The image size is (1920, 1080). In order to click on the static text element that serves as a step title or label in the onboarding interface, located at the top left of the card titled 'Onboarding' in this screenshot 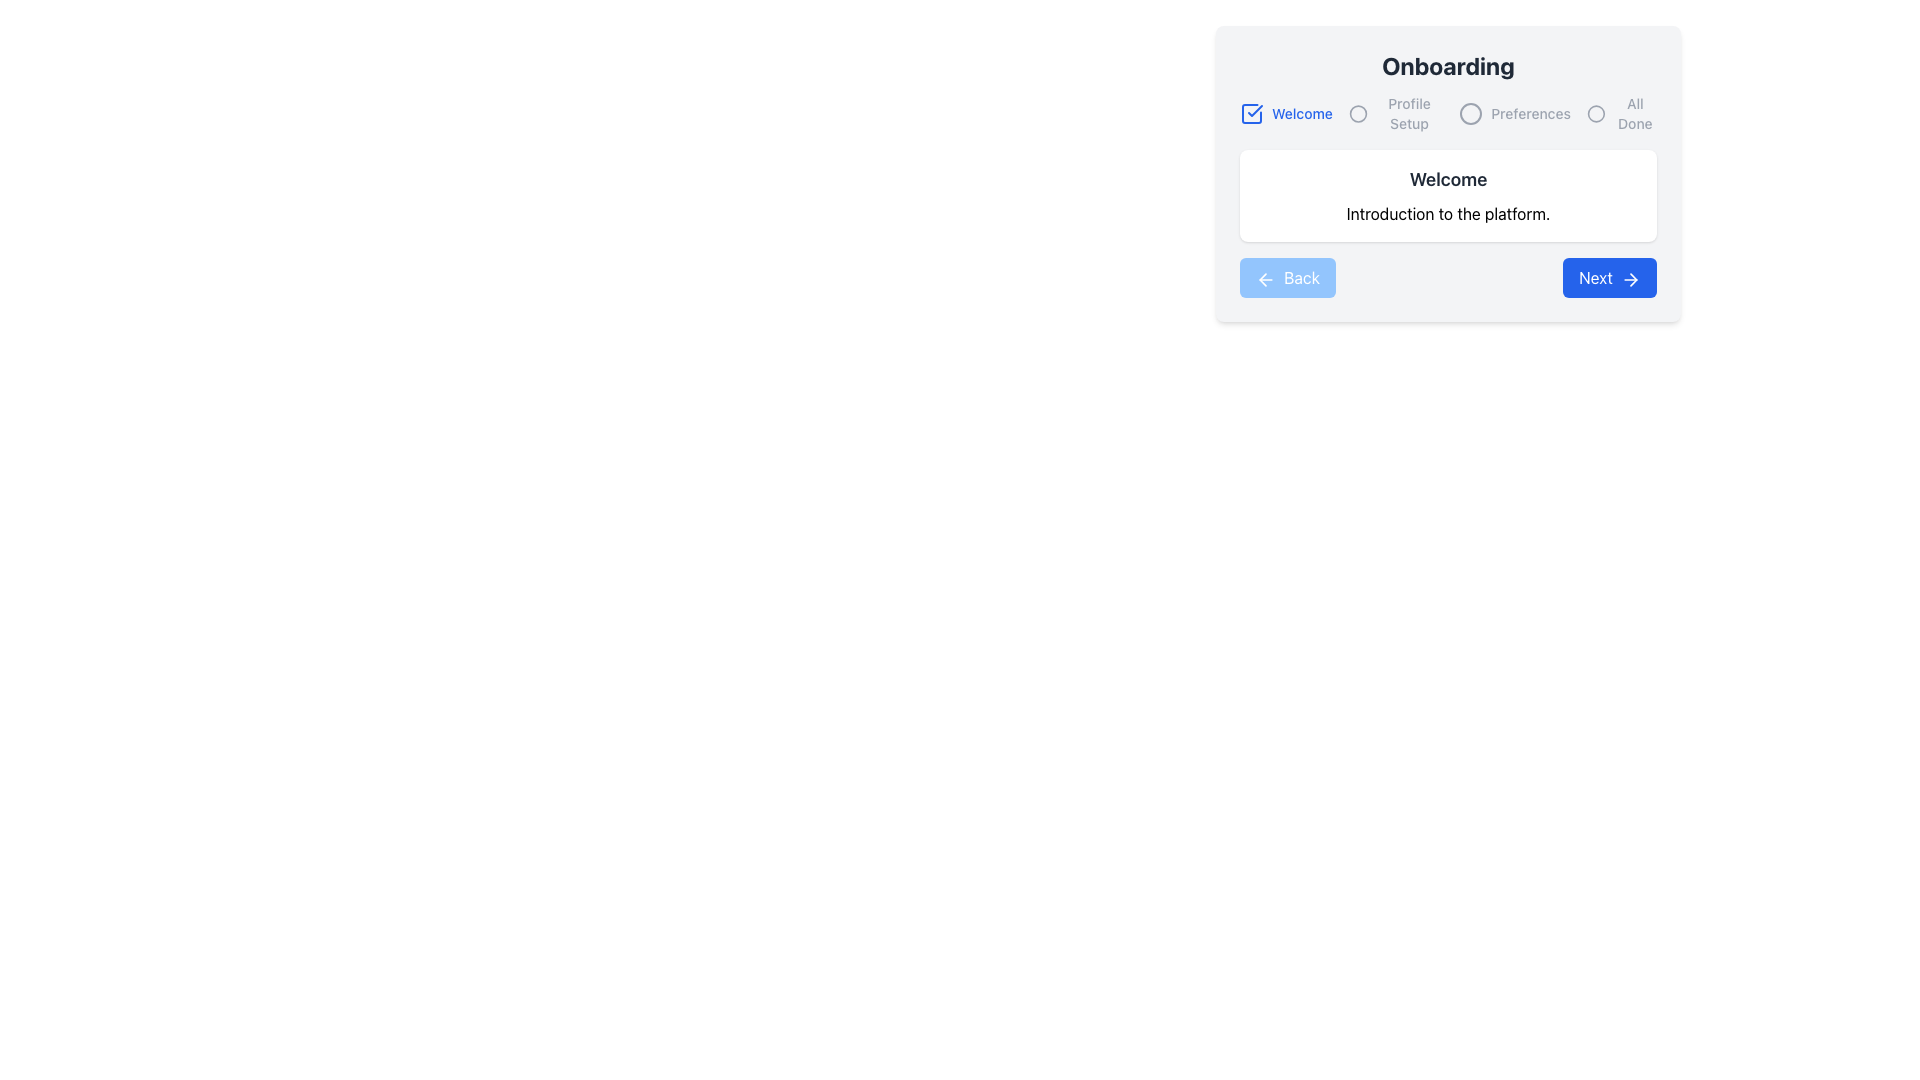, I will do `click(1302, 114)`.